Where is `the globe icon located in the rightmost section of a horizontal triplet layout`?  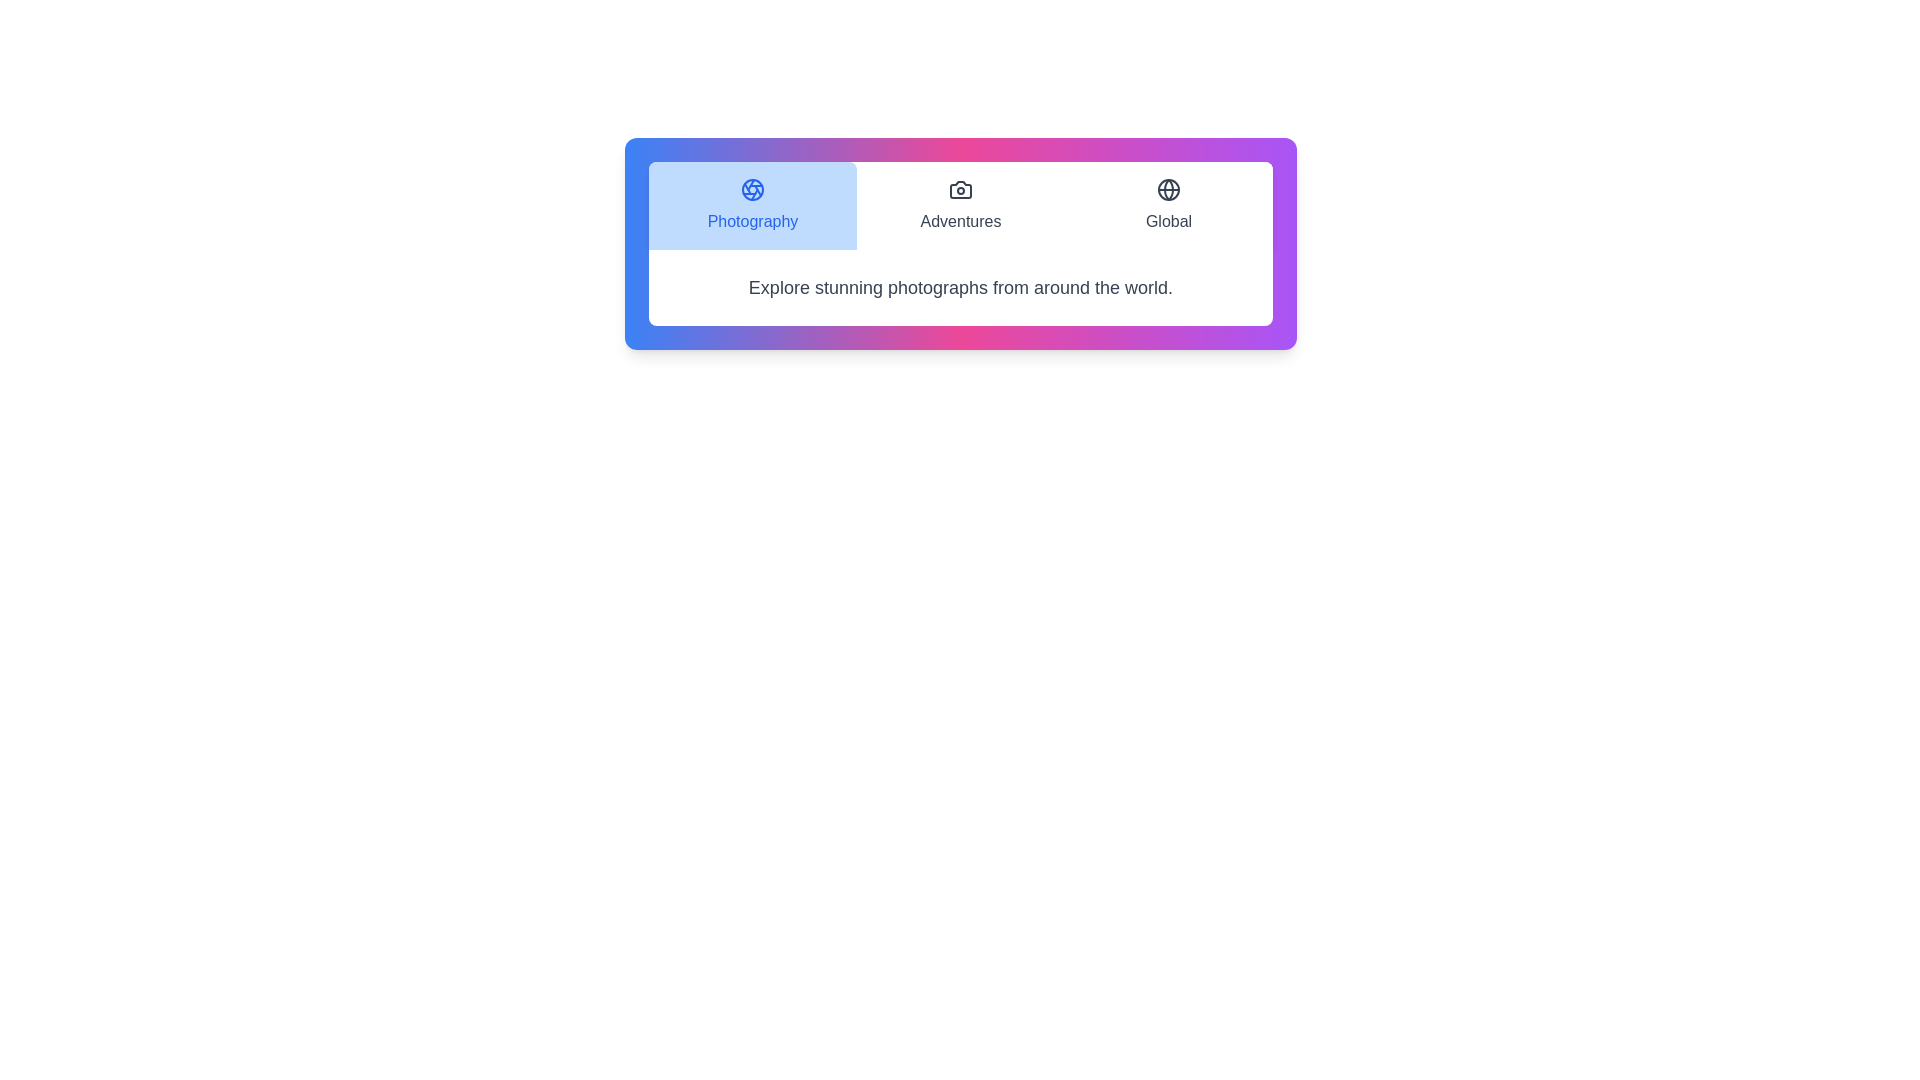
the globe icon located in the rightmost section of a horizontal triplet layout is located at coordinates (1169, 189).